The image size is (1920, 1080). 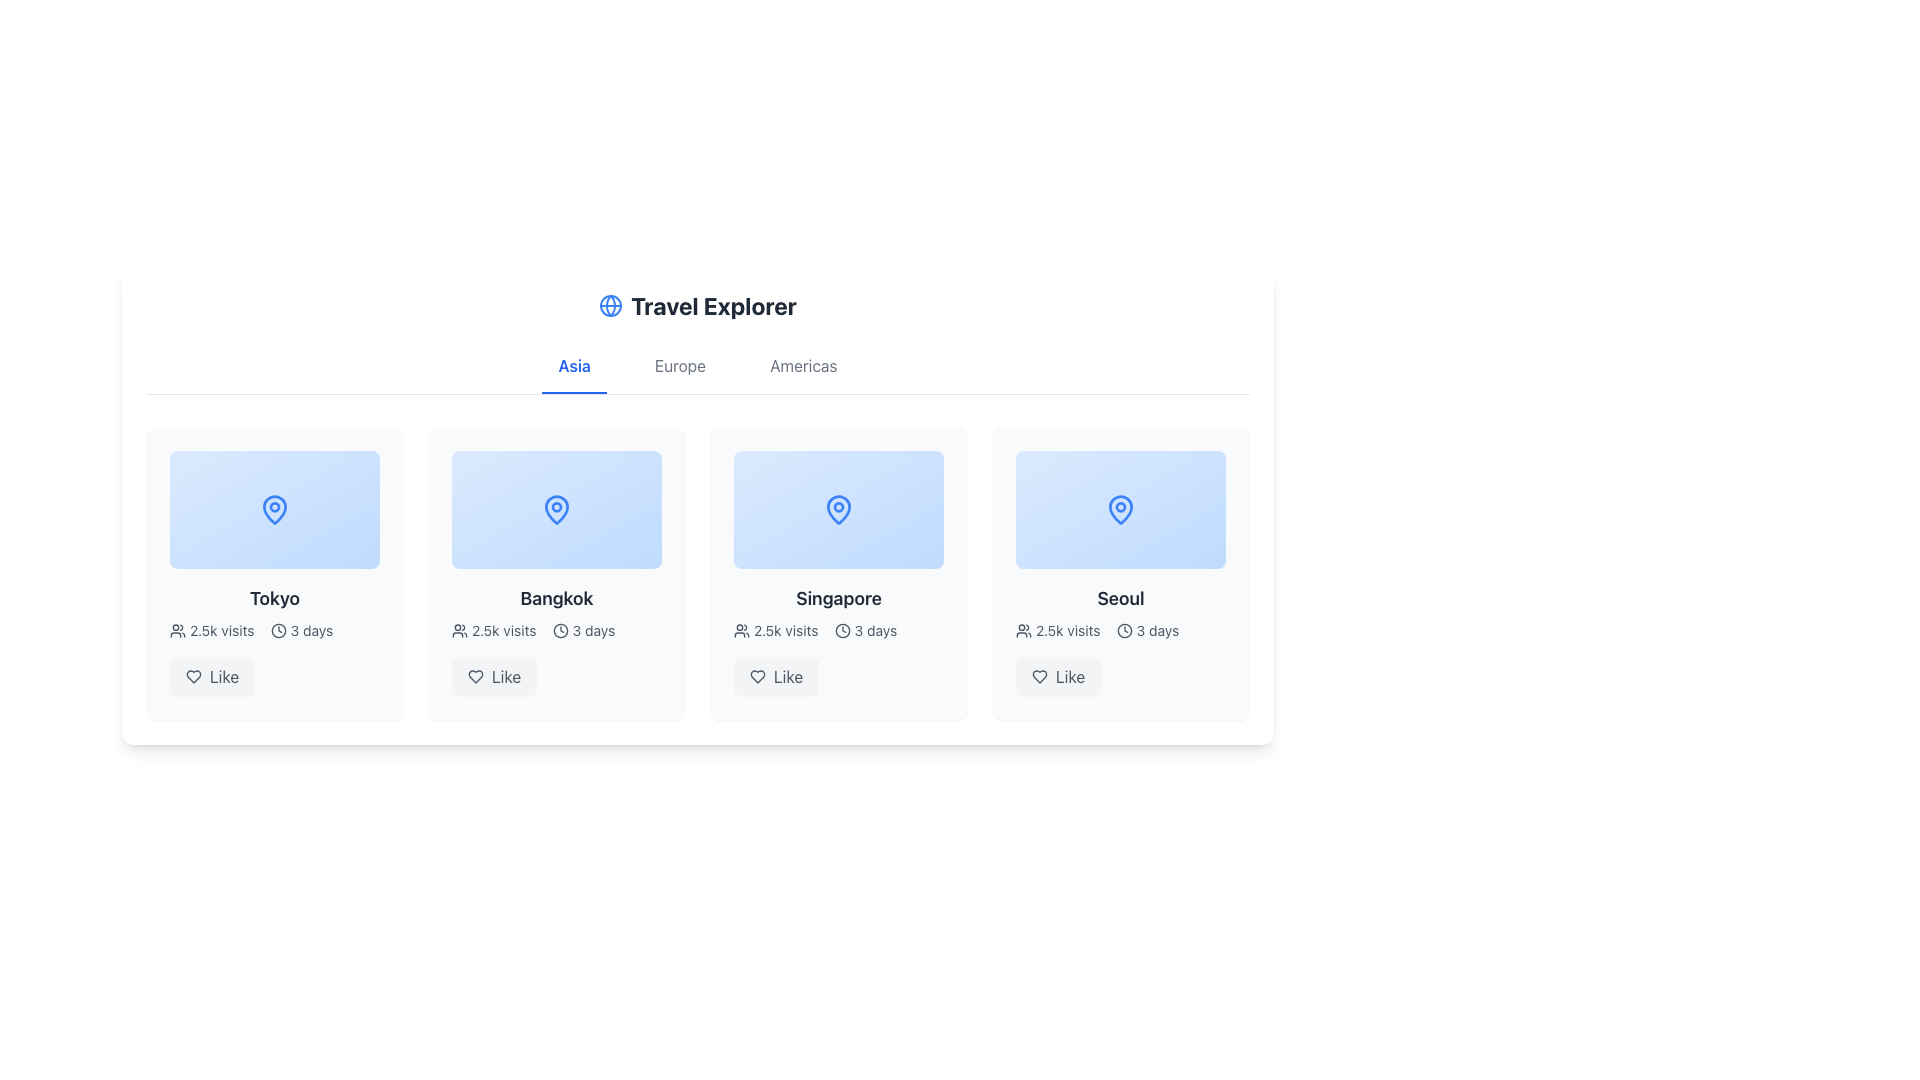 I want to click on the icon indicating the number of visits for the trip location in the first trip card under the 'Asia' category, located to the left of the text '2.5k visits', so click(x=177, y=631).